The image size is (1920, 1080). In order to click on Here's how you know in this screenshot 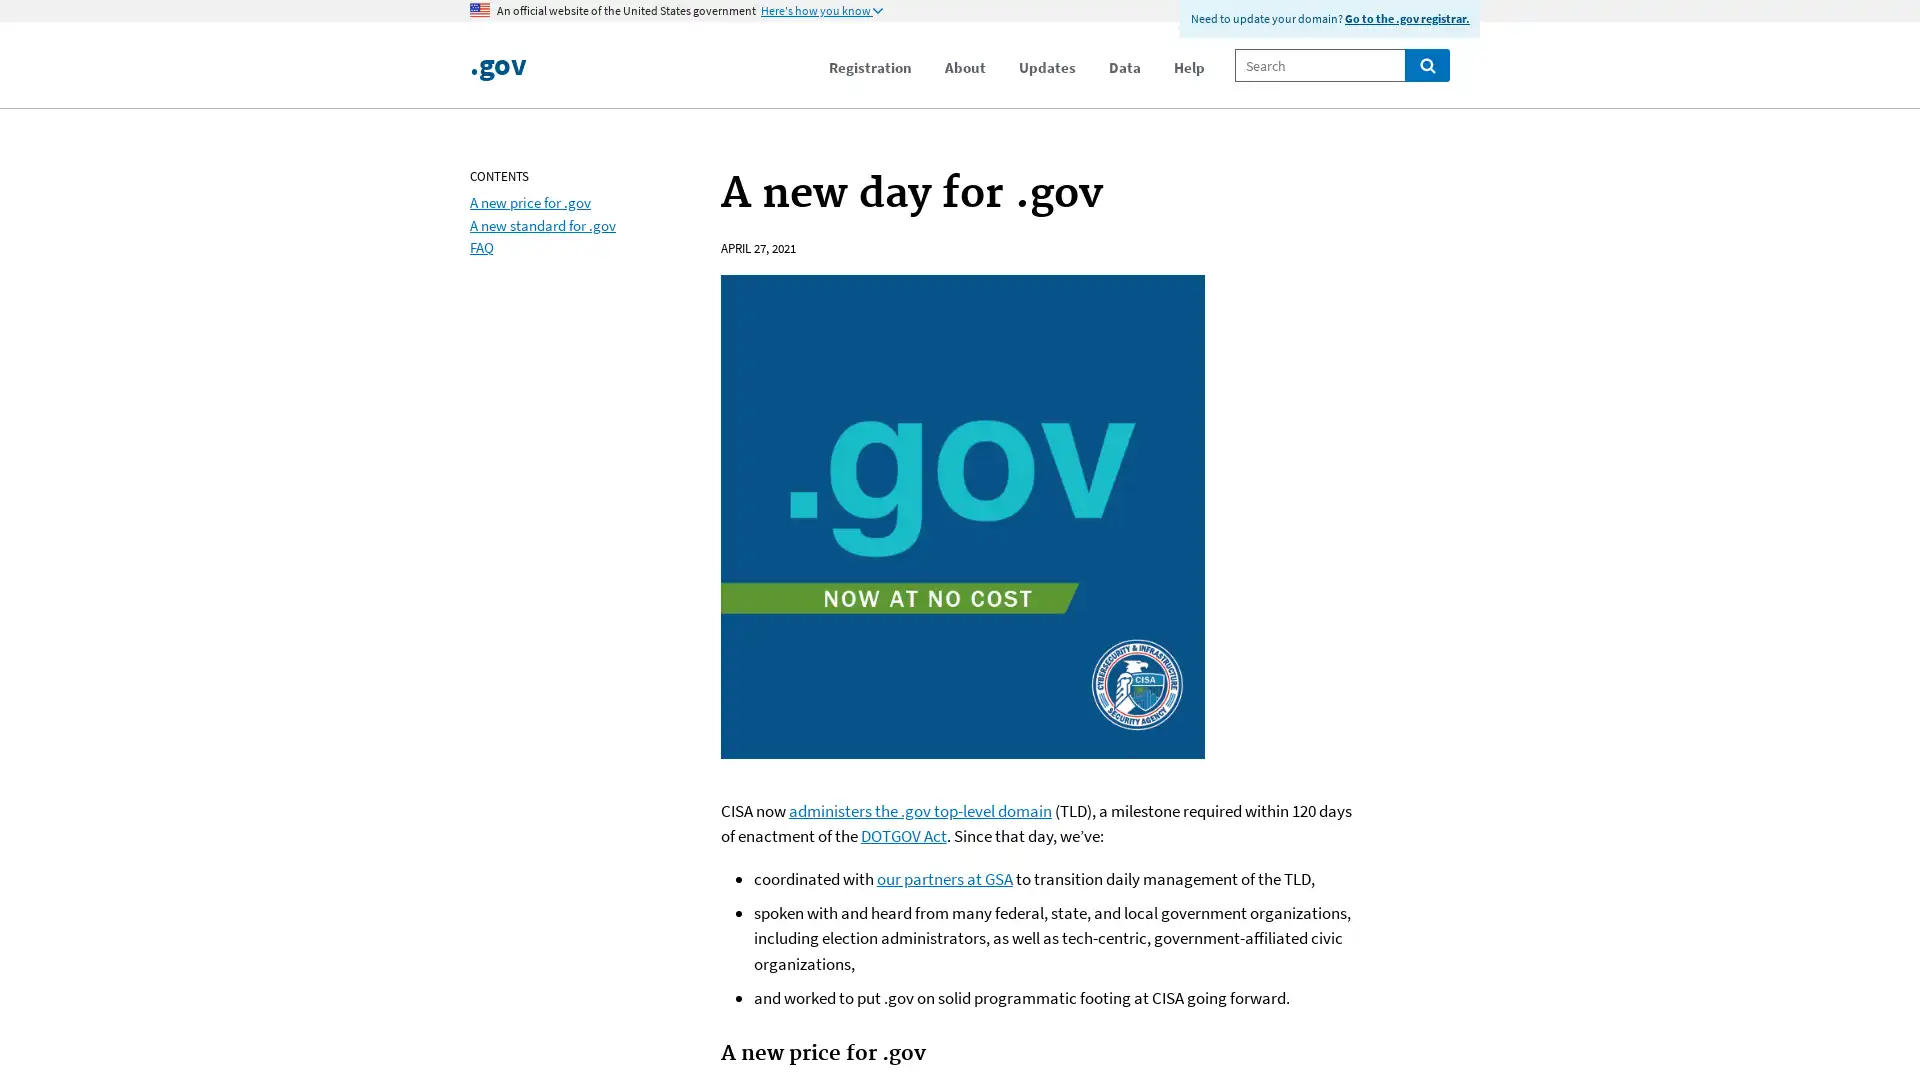, I will do `click(821, 11)`.